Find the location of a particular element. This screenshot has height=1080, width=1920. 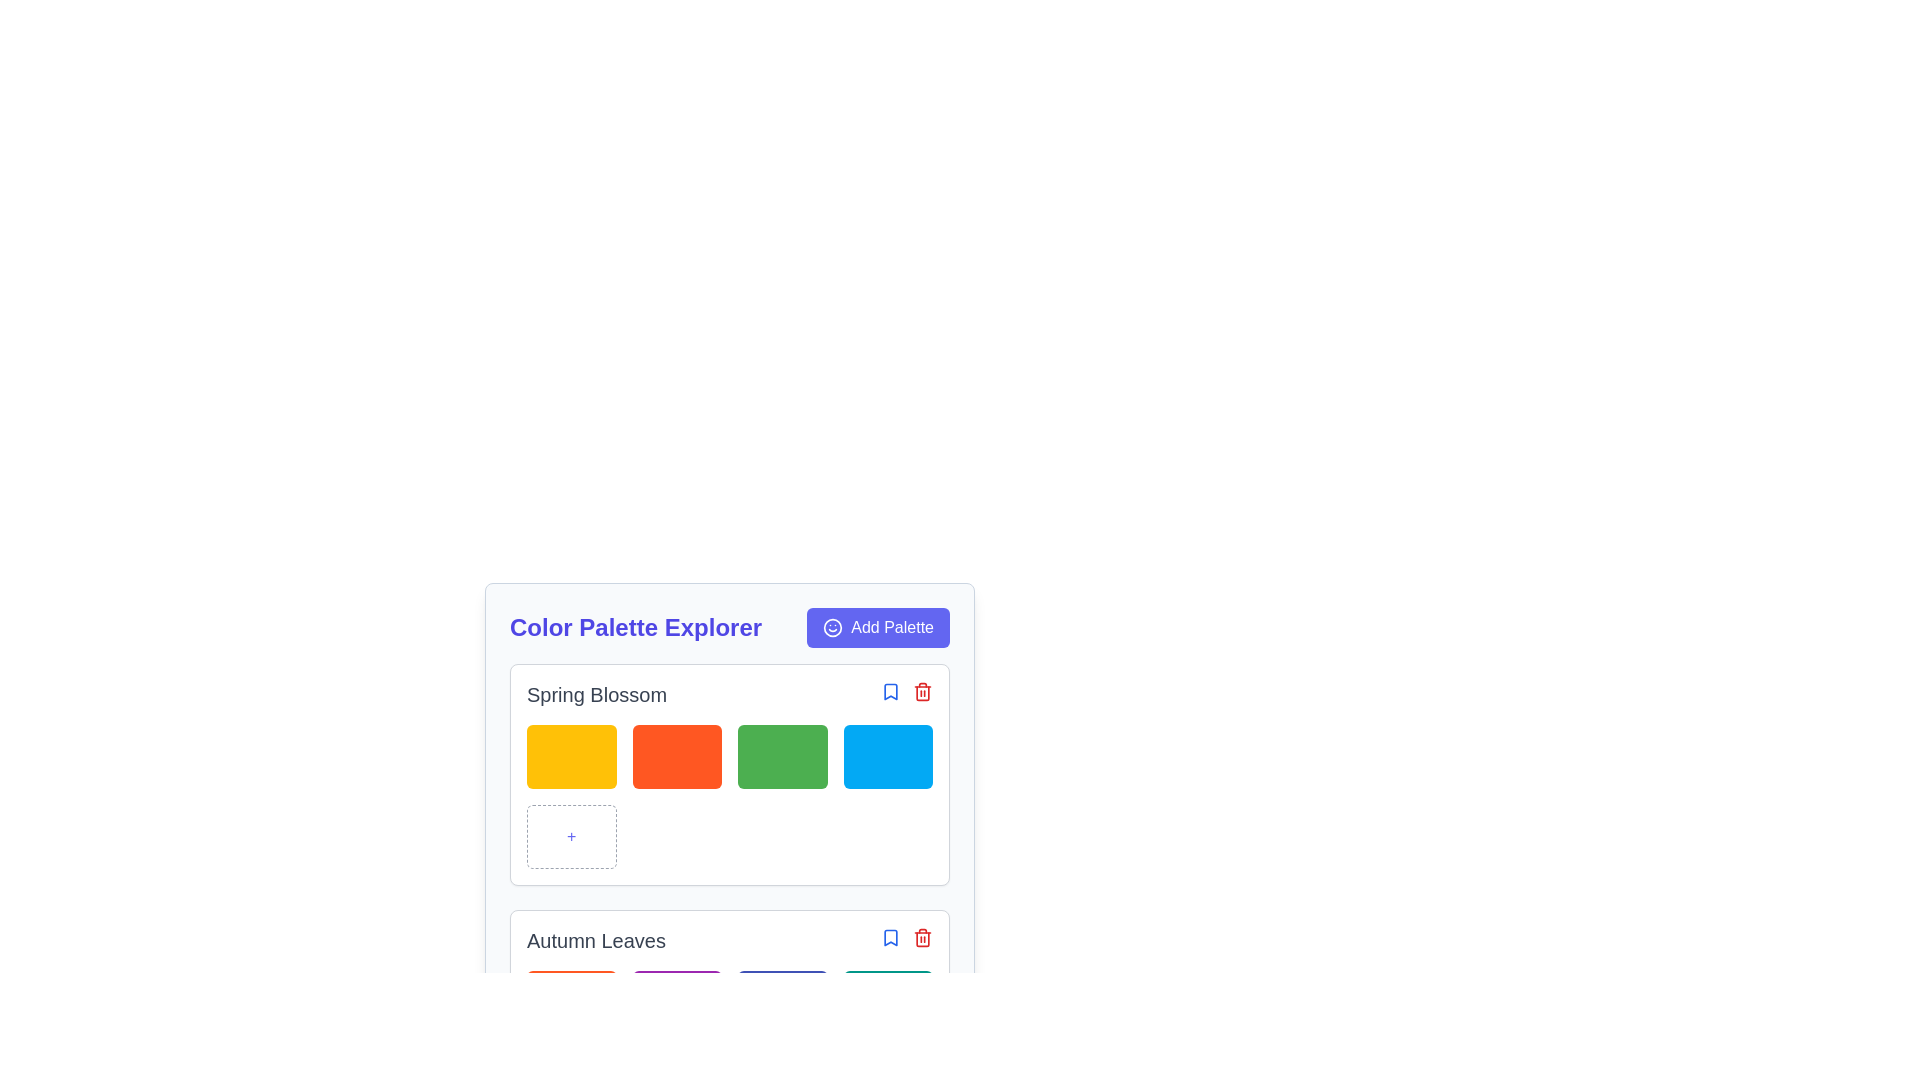

the color block representing the color option '#9C27B0', which is the second item is located at coordinates (677, 1002).